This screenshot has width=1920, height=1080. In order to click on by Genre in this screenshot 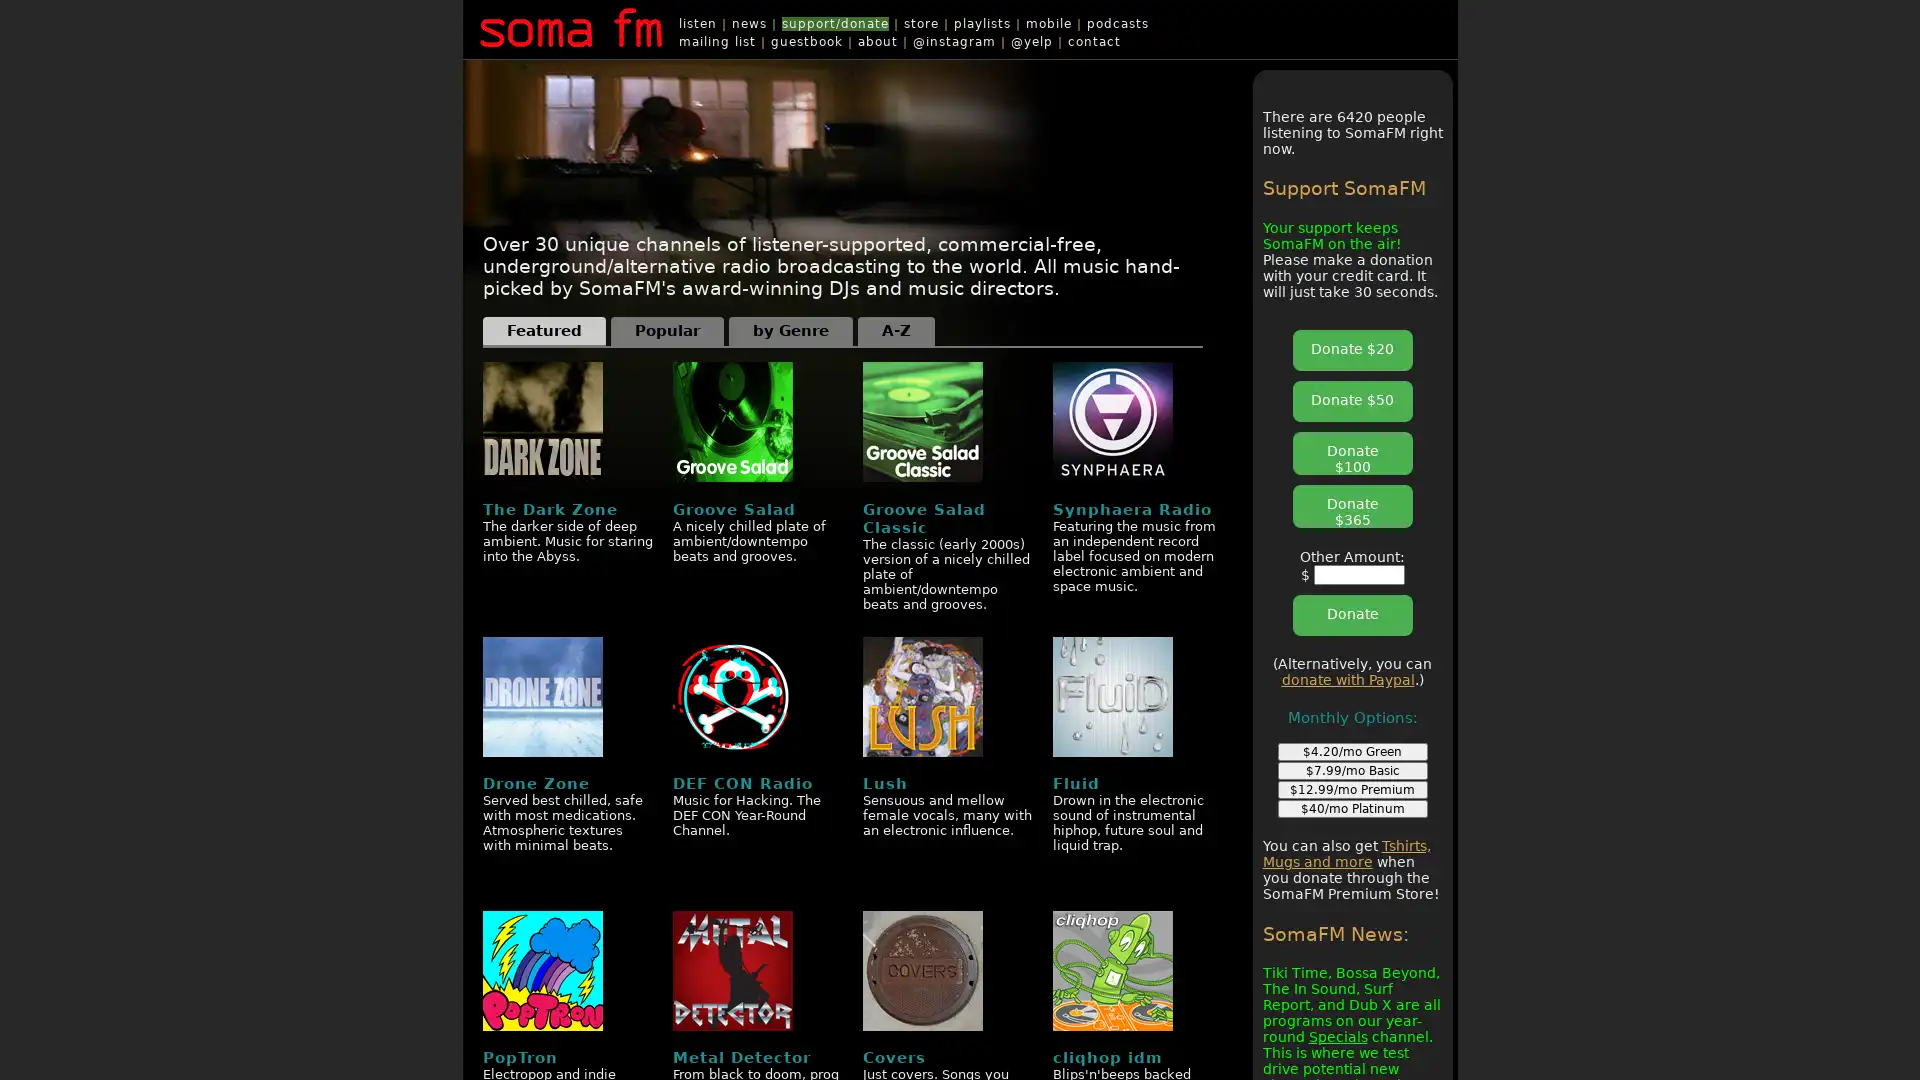, I will do `click(789, 330)`.